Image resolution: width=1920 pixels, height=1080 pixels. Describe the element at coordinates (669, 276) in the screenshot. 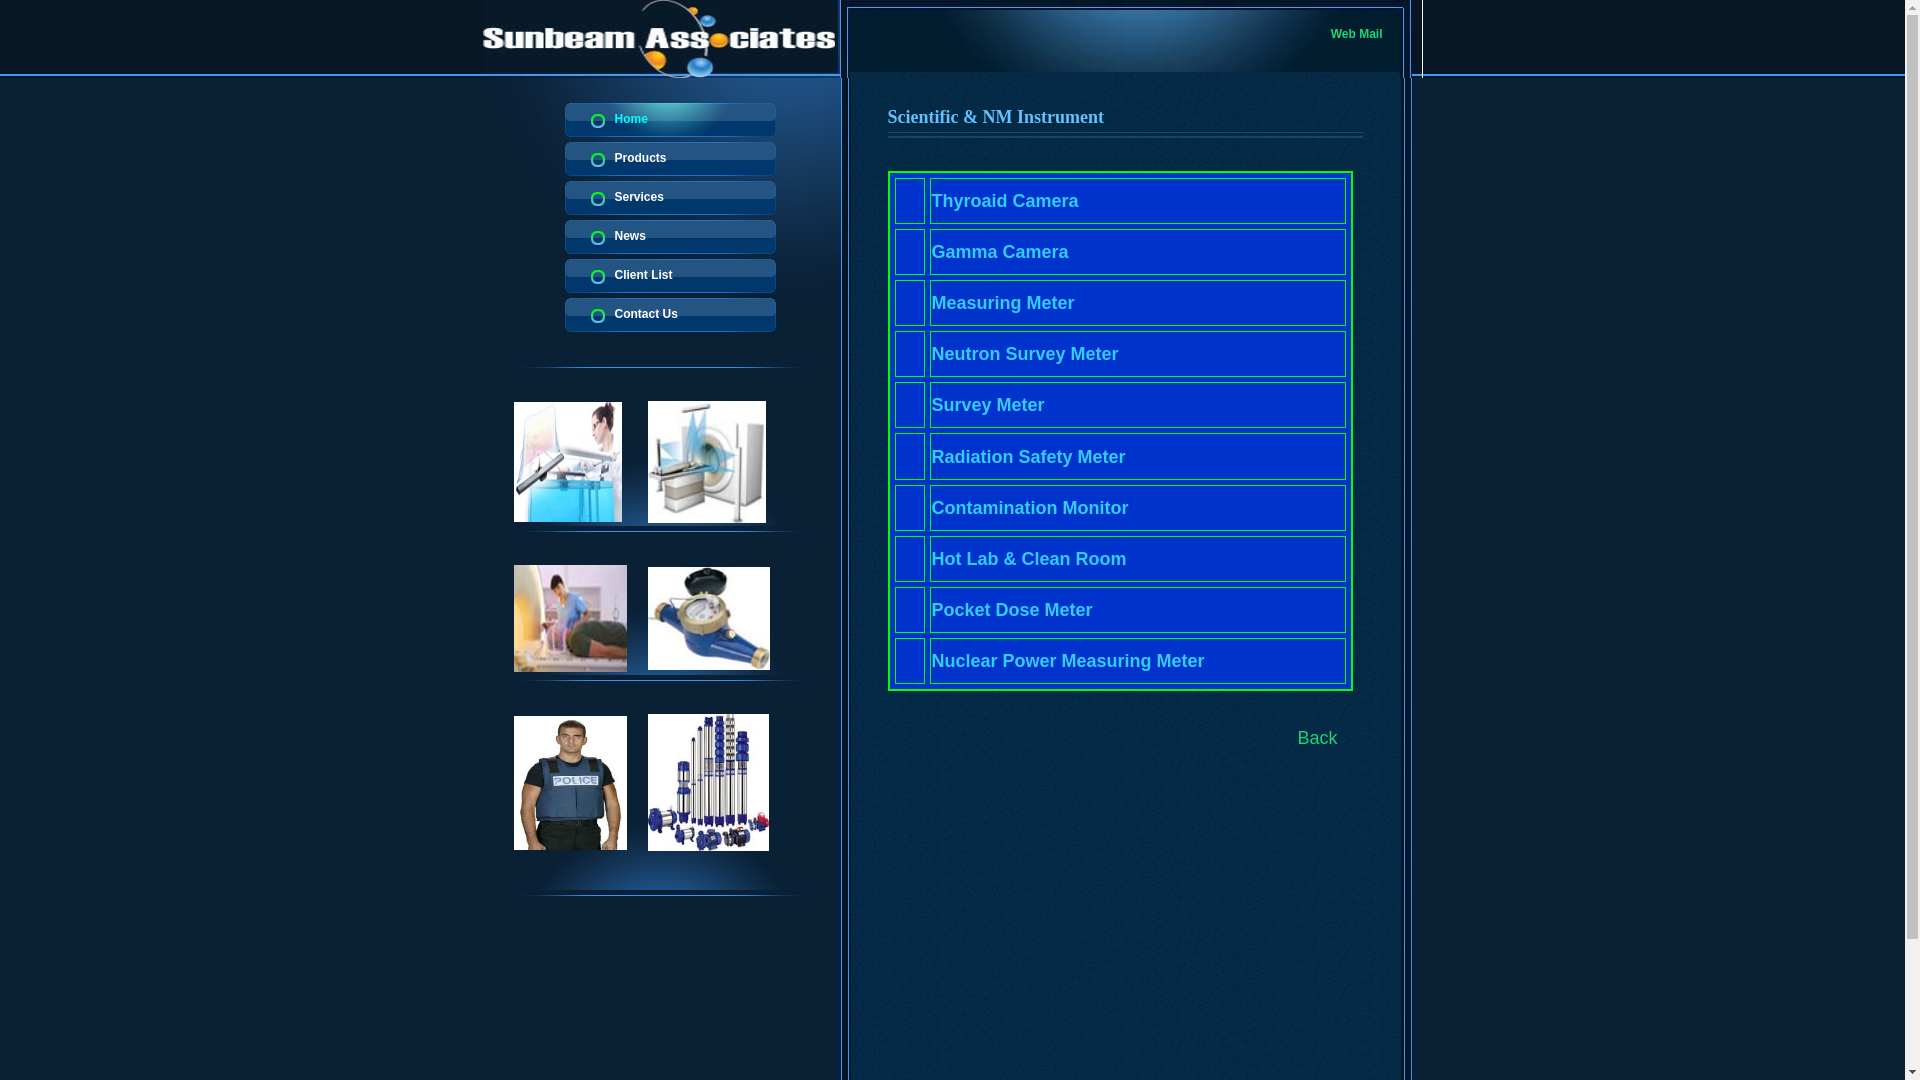

I see `'Client List'` at that location.